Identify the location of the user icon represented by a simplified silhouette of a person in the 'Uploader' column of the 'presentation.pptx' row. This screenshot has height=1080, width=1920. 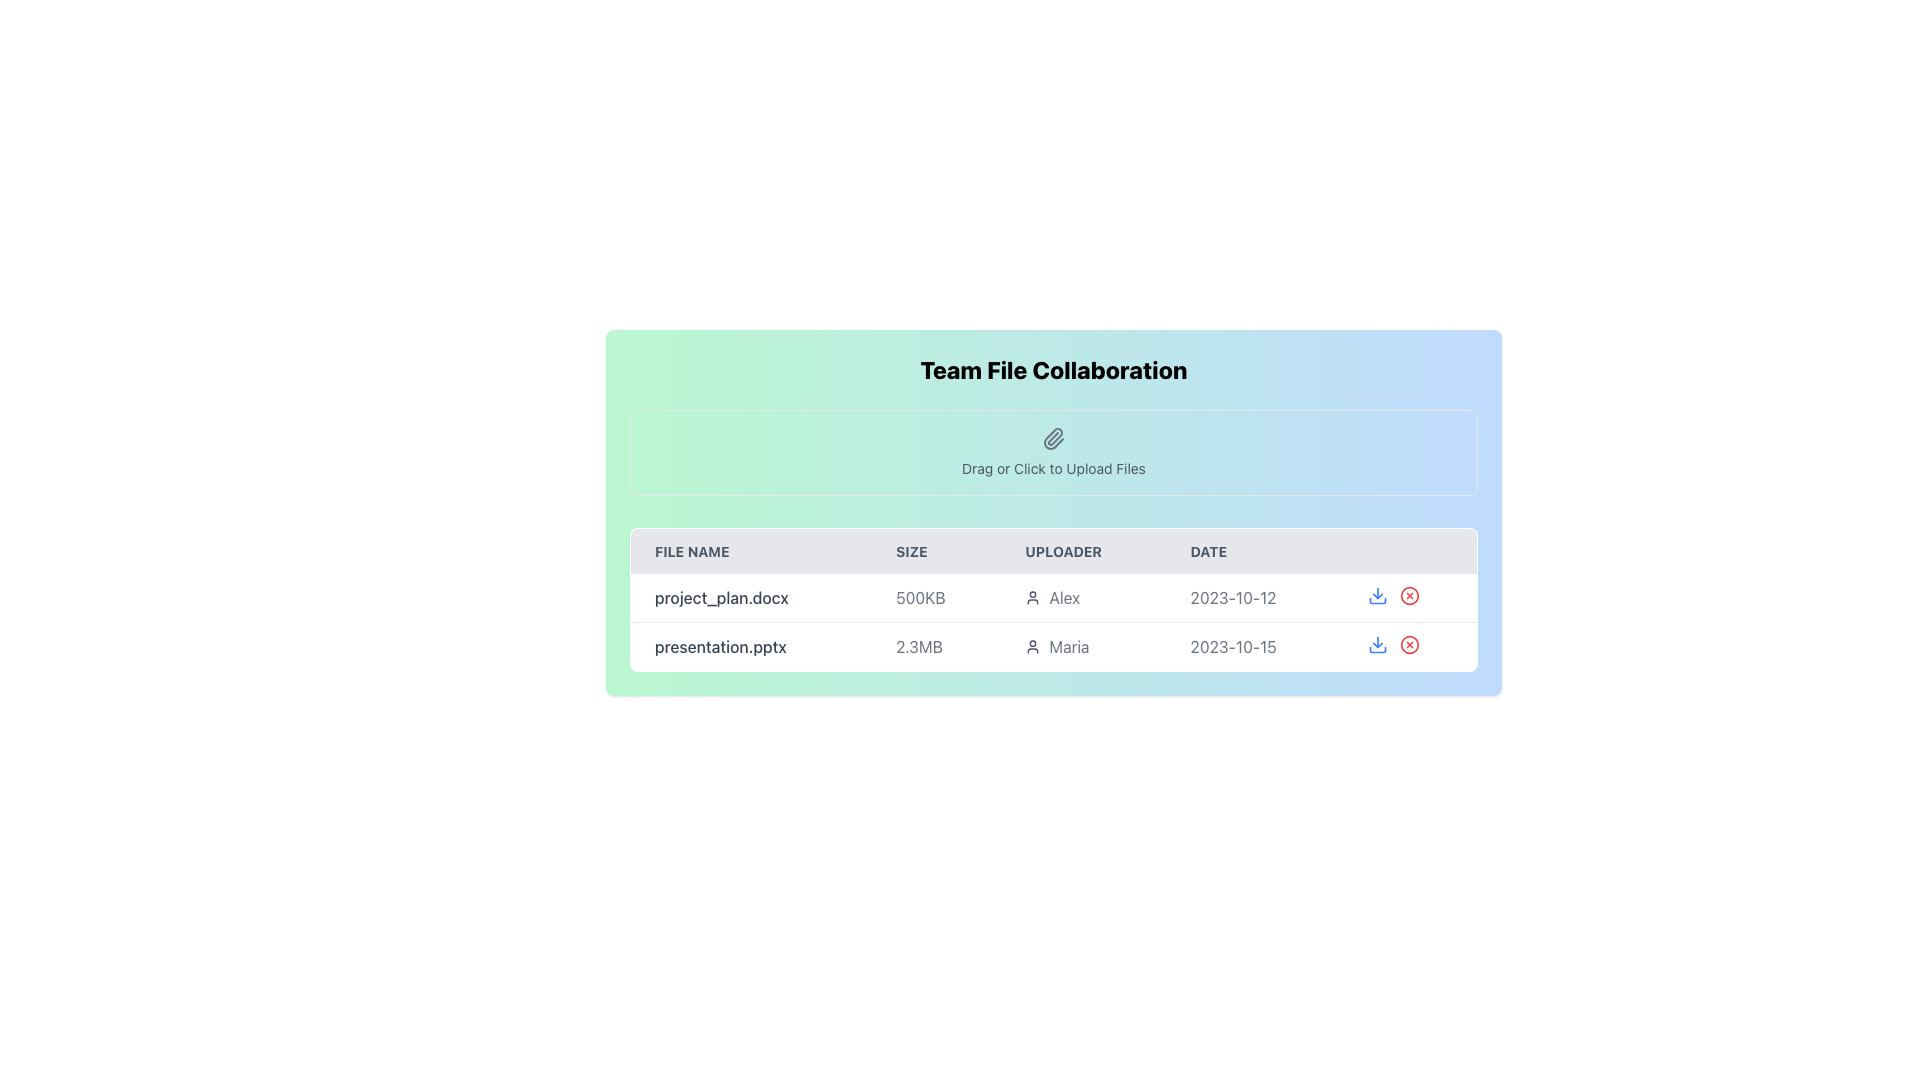
(1033, 647).